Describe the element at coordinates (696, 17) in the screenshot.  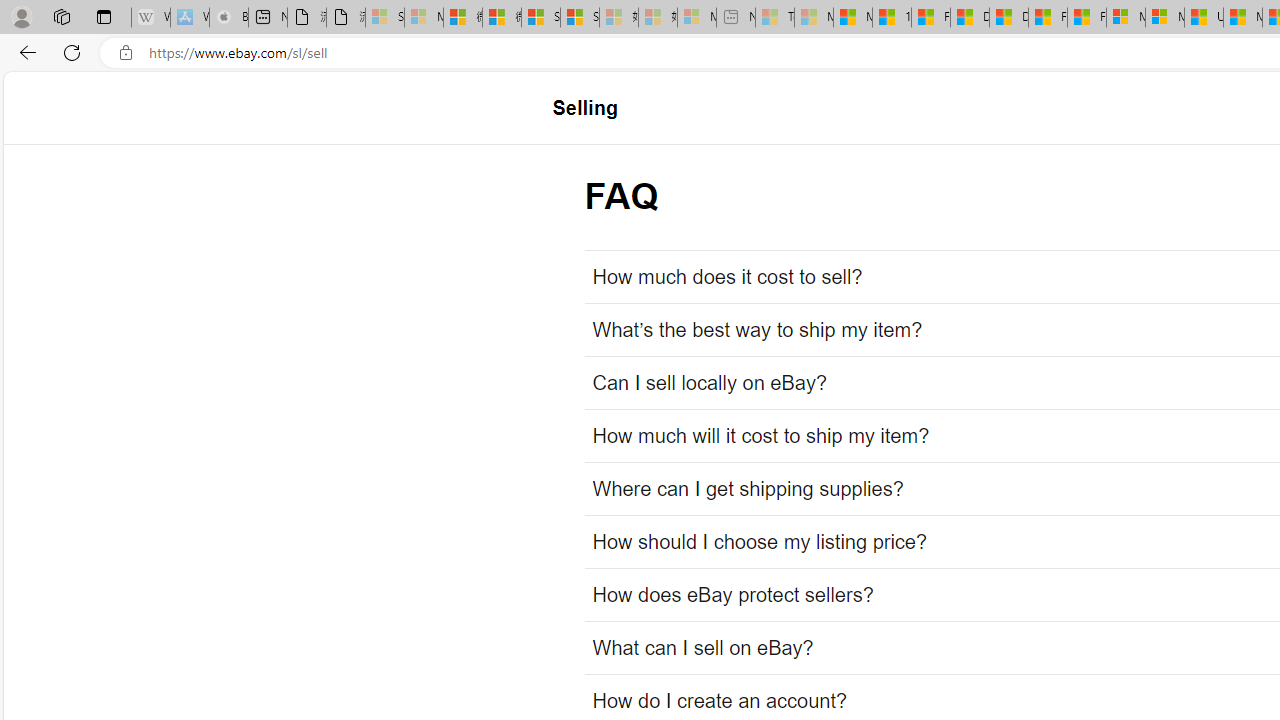
I see `'Microsoft account | Account Checkup - Sleeping'` at that location.